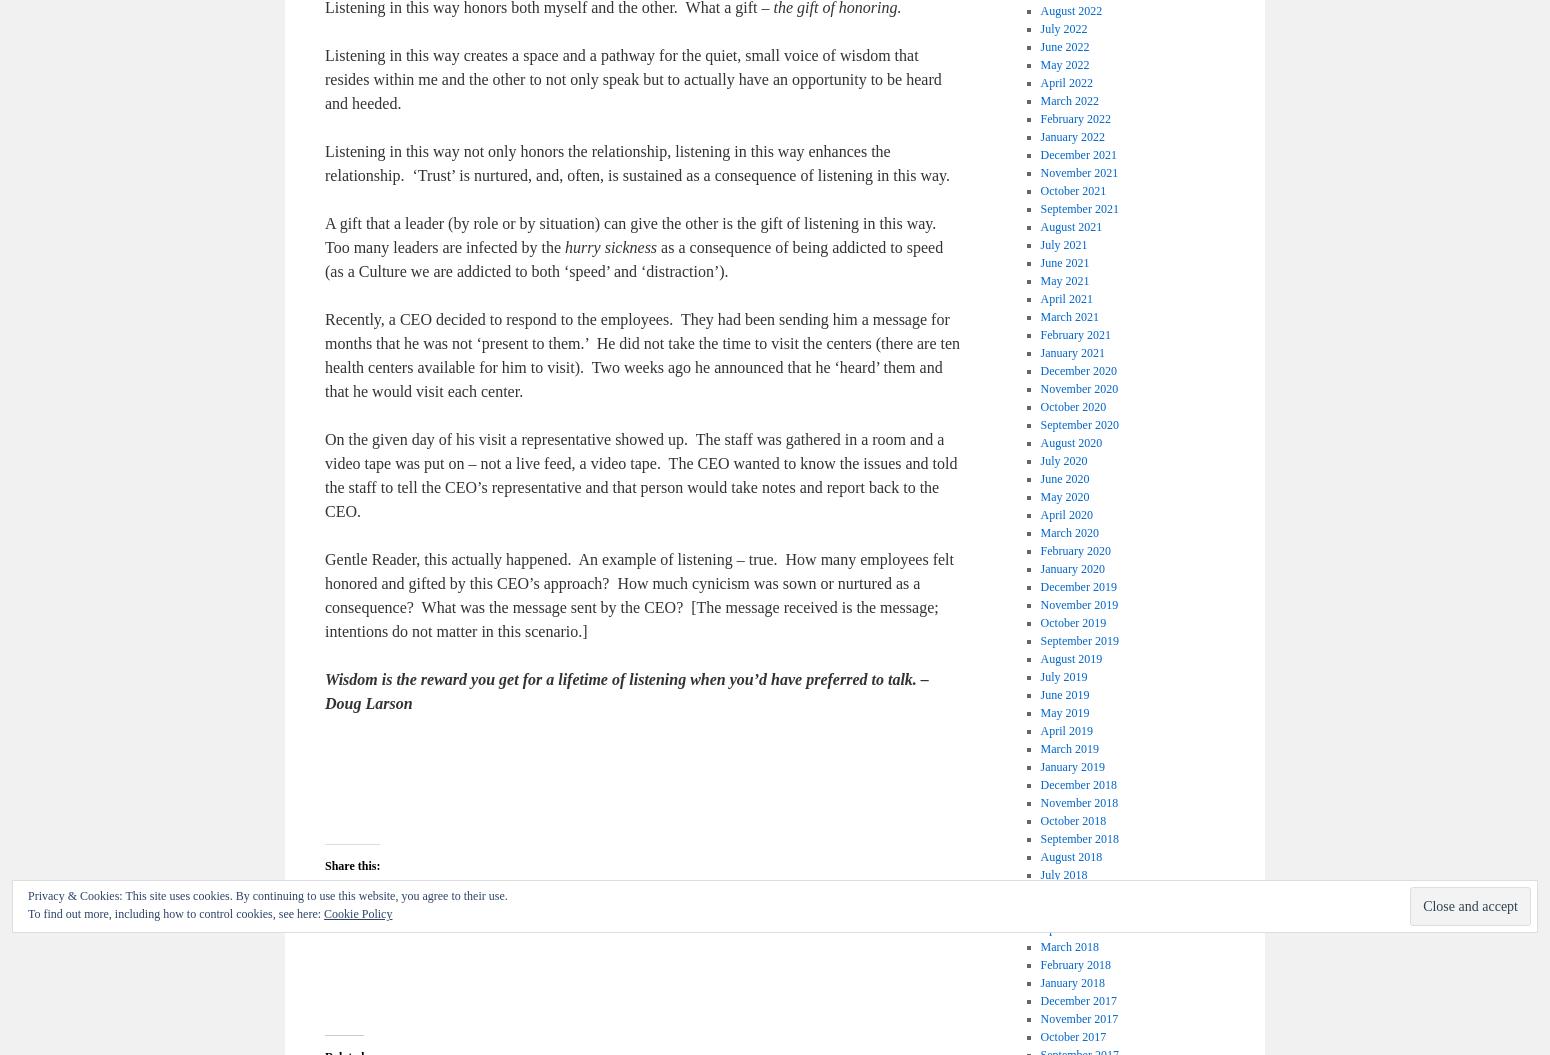  What do you see at coordinates (1078, 587) in the screenshot?
I see `'December 2019'` at bounding box center [1078, 587].